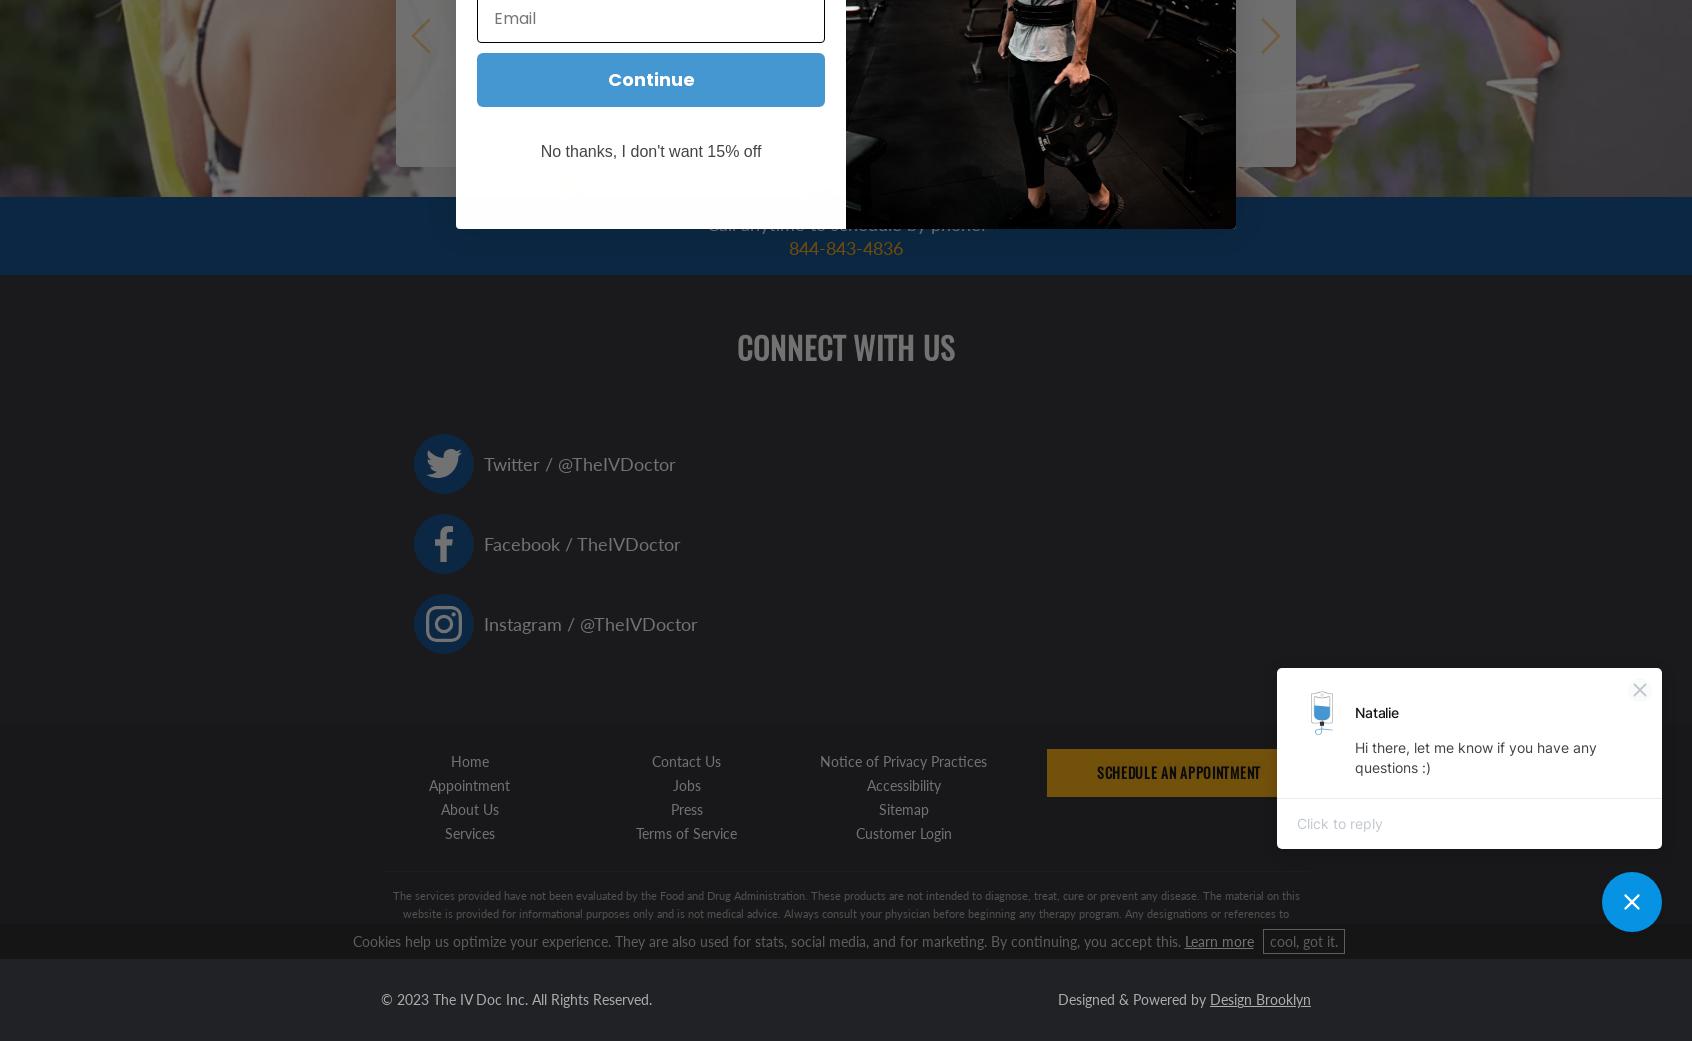  Describe the element at coordinates (468, 831) in the screenshot. I see `'Services'` at that location.